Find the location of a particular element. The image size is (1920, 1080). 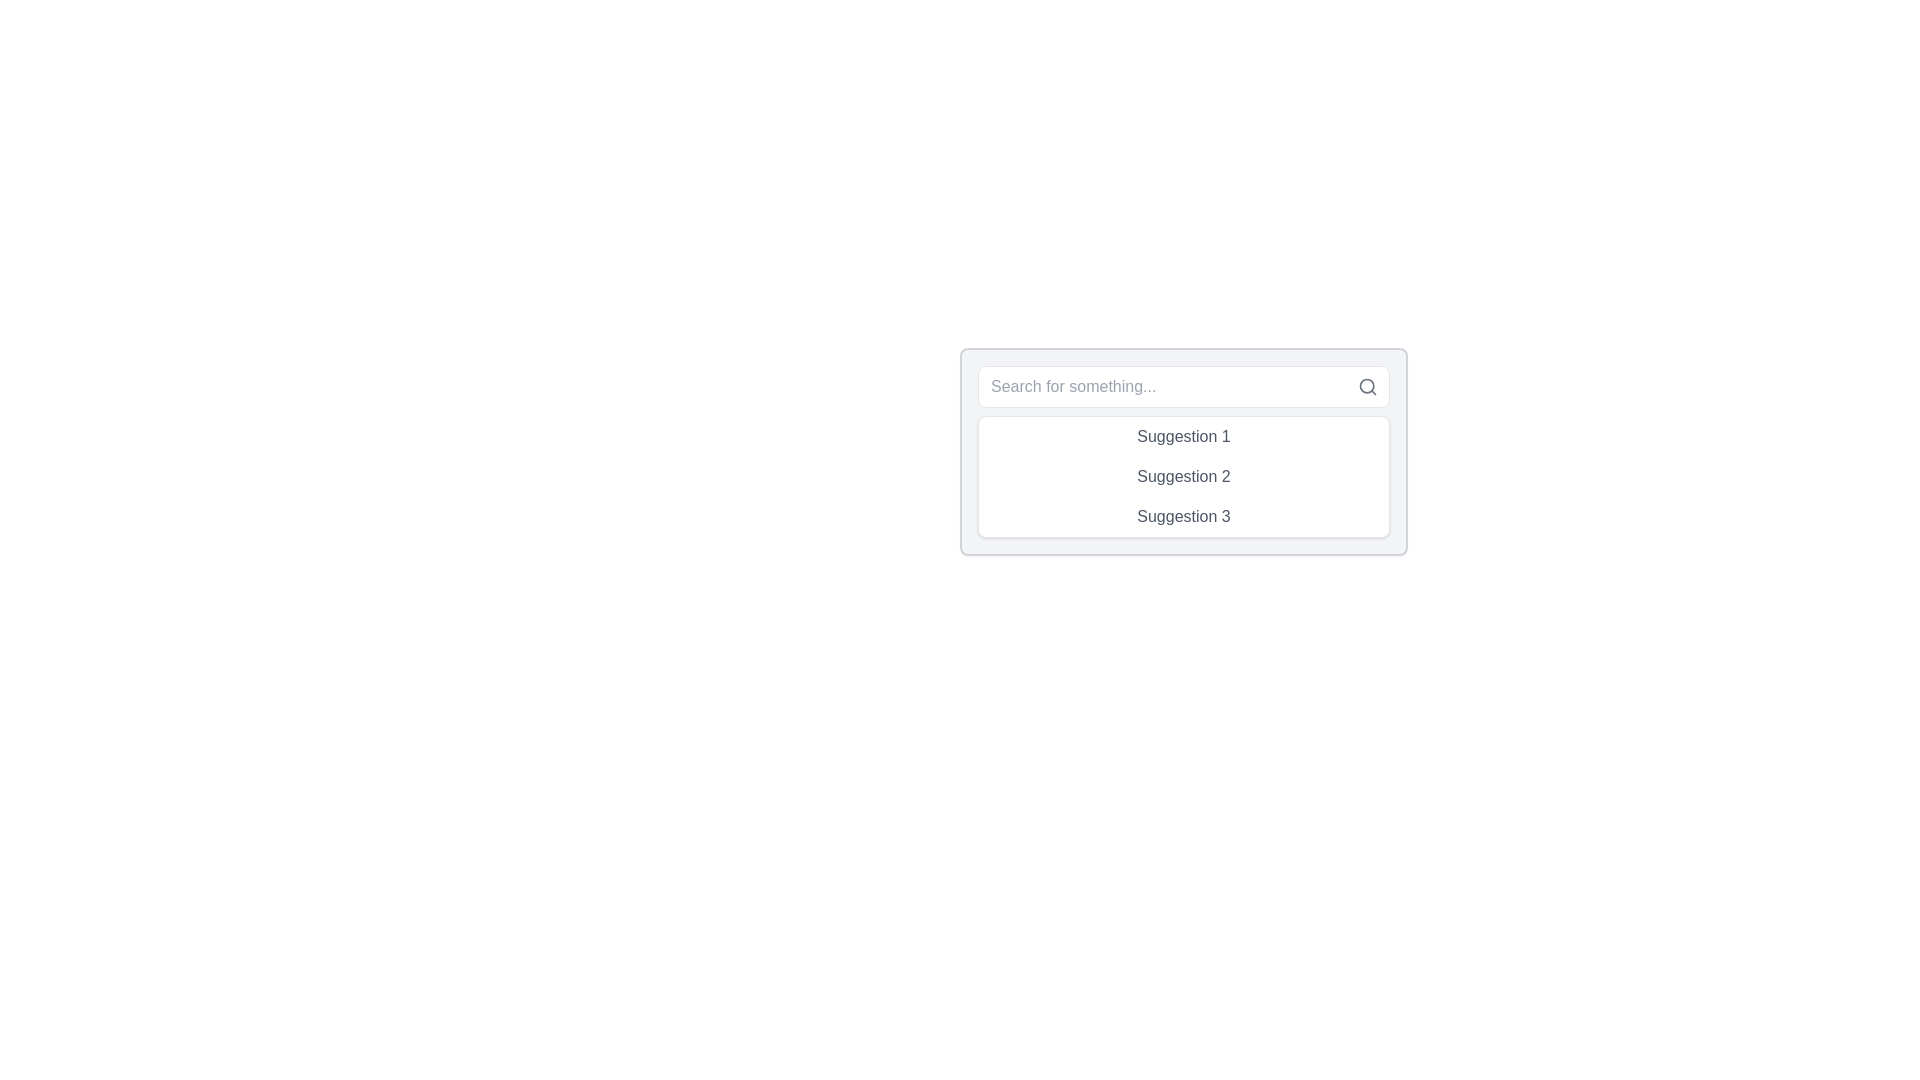

the first suggestion item labeled 'Suggestion 1' in the dropdown menu is located at coordinates (1184, 435).